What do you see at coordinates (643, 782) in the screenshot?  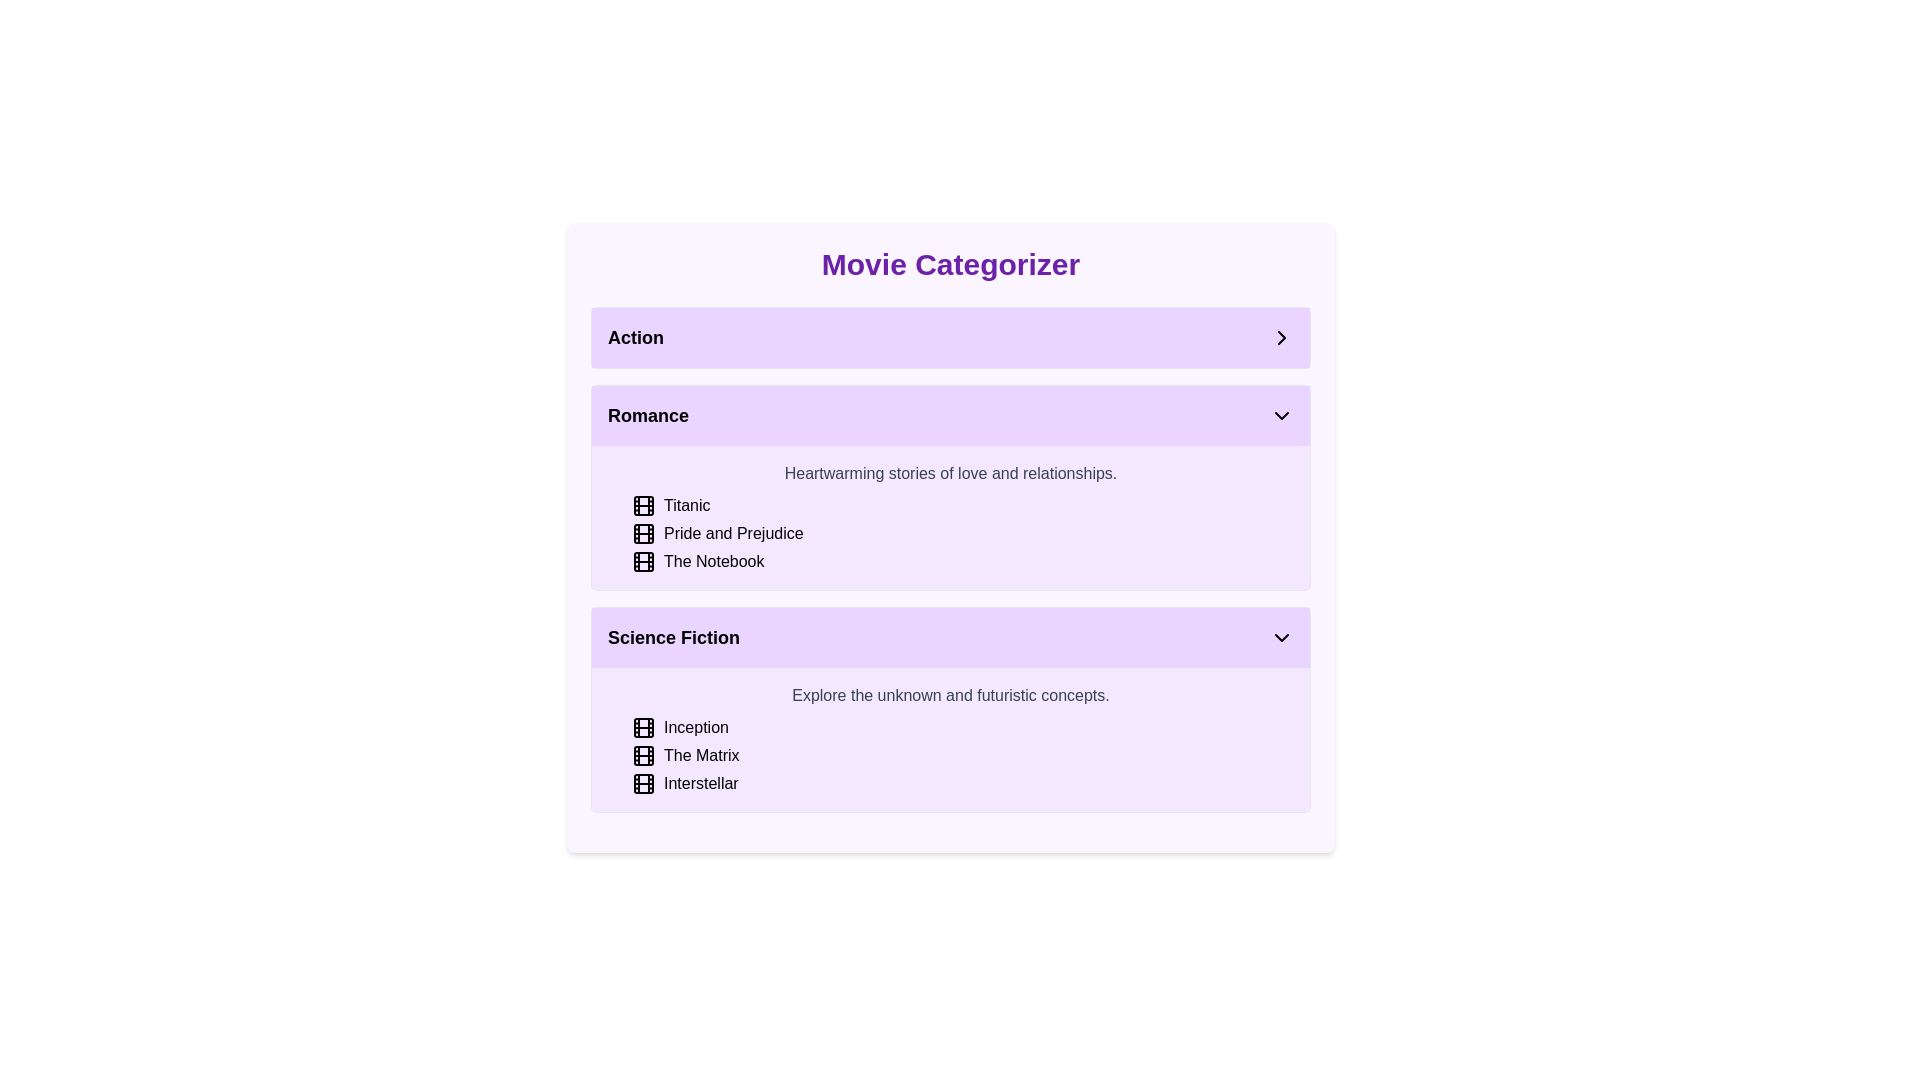 I see `the Icon component which is a small rectangle with rounded corners, part of a filmstrip, located before the text 'Interstellar' in the 'Science Fiction' section` at bounding box center [643, 782].